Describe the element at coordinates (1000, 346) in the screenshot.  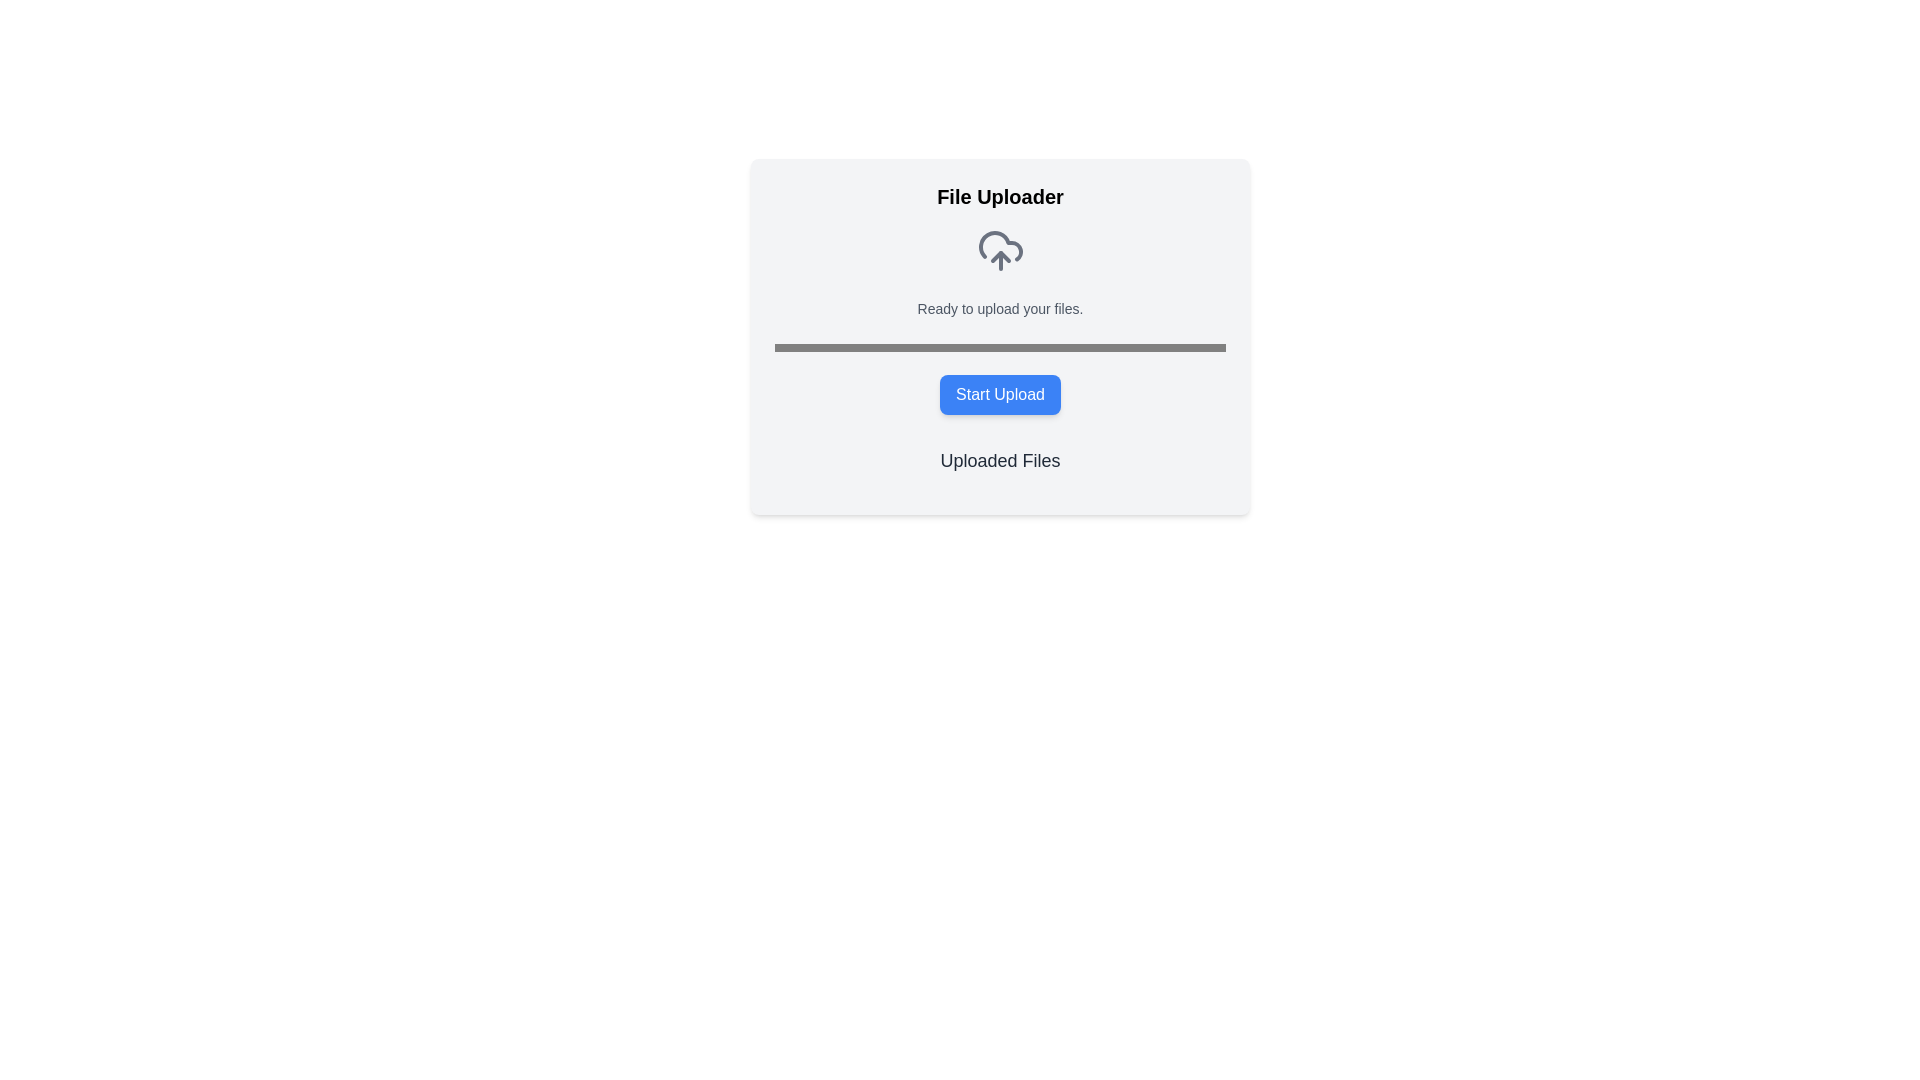
I see `the progress bar located below the text 'Ready to upload your files.' and above the 'Start Upload' button in the 'File Uploader' section, which currently indicates 0% completion` at that location.